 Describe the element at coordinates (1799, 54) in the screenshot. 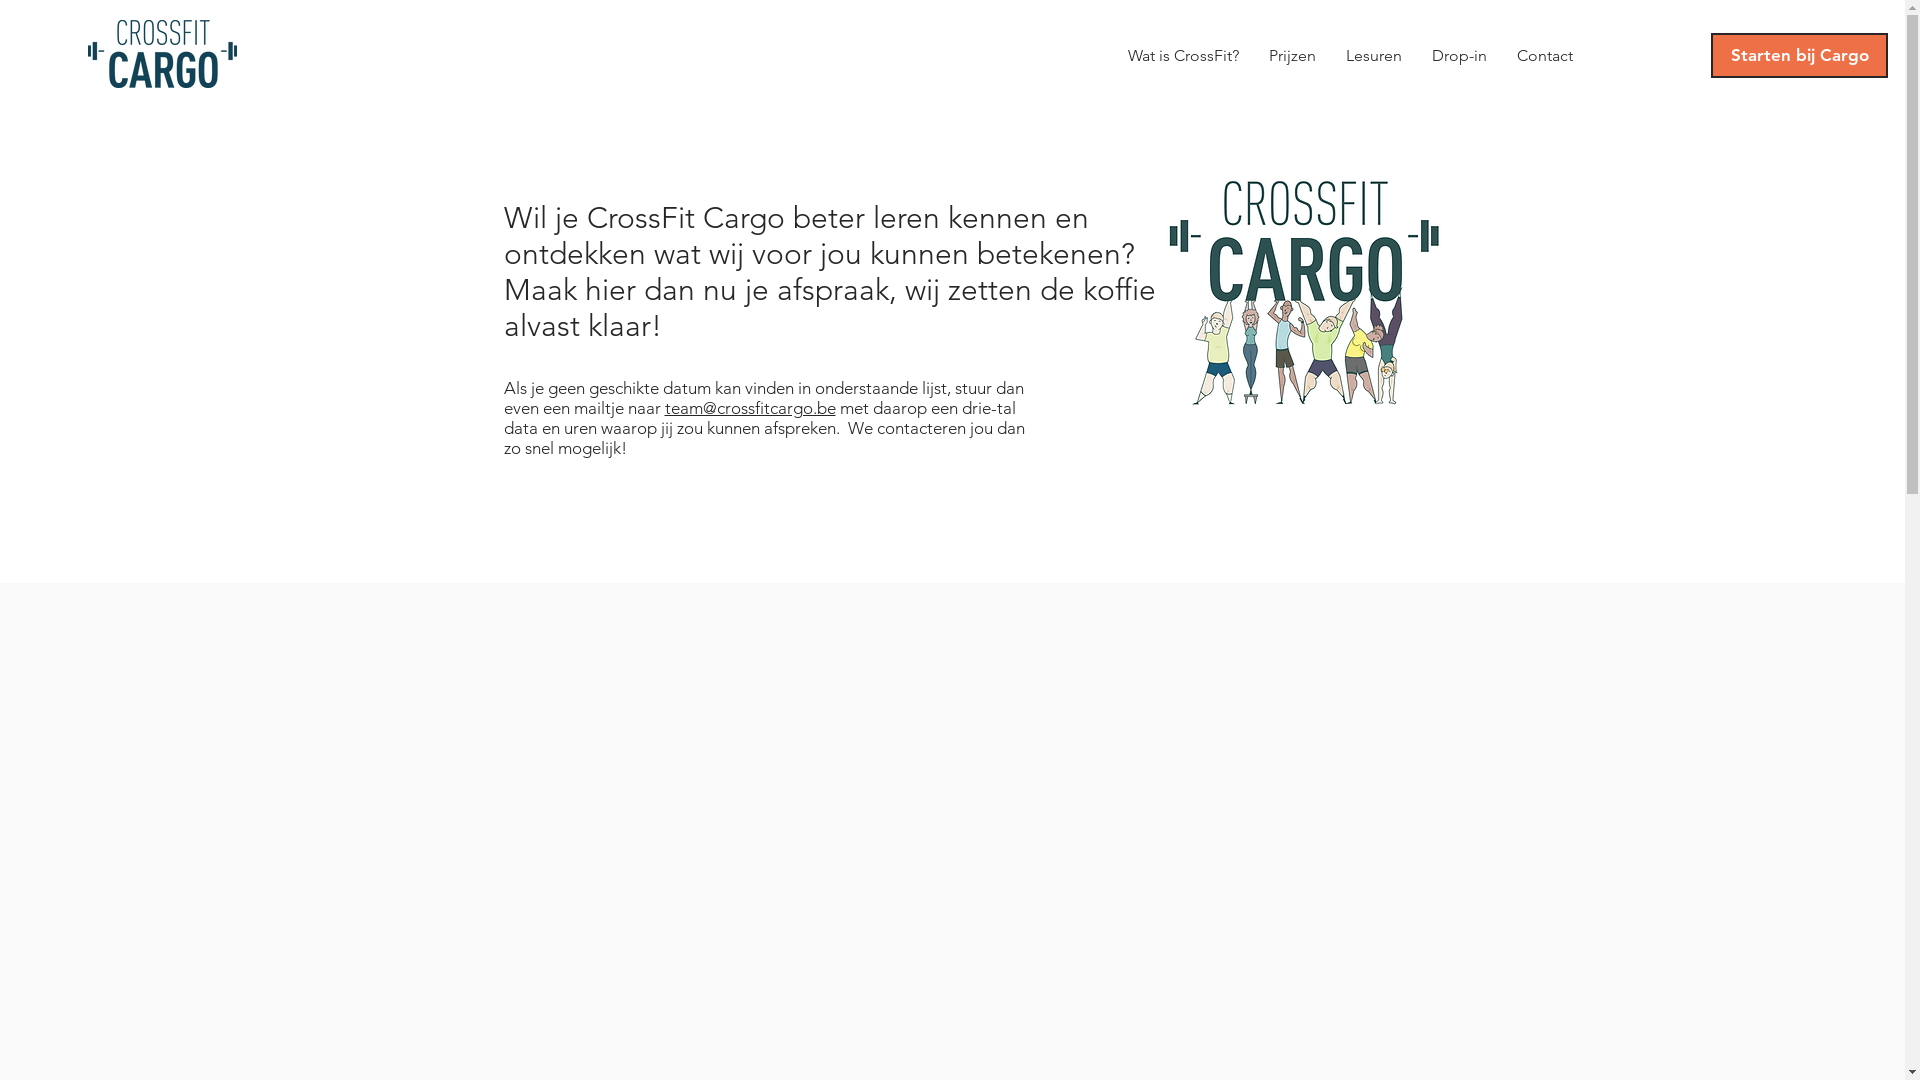

I see `'Starten bij Cargo'` at that location.